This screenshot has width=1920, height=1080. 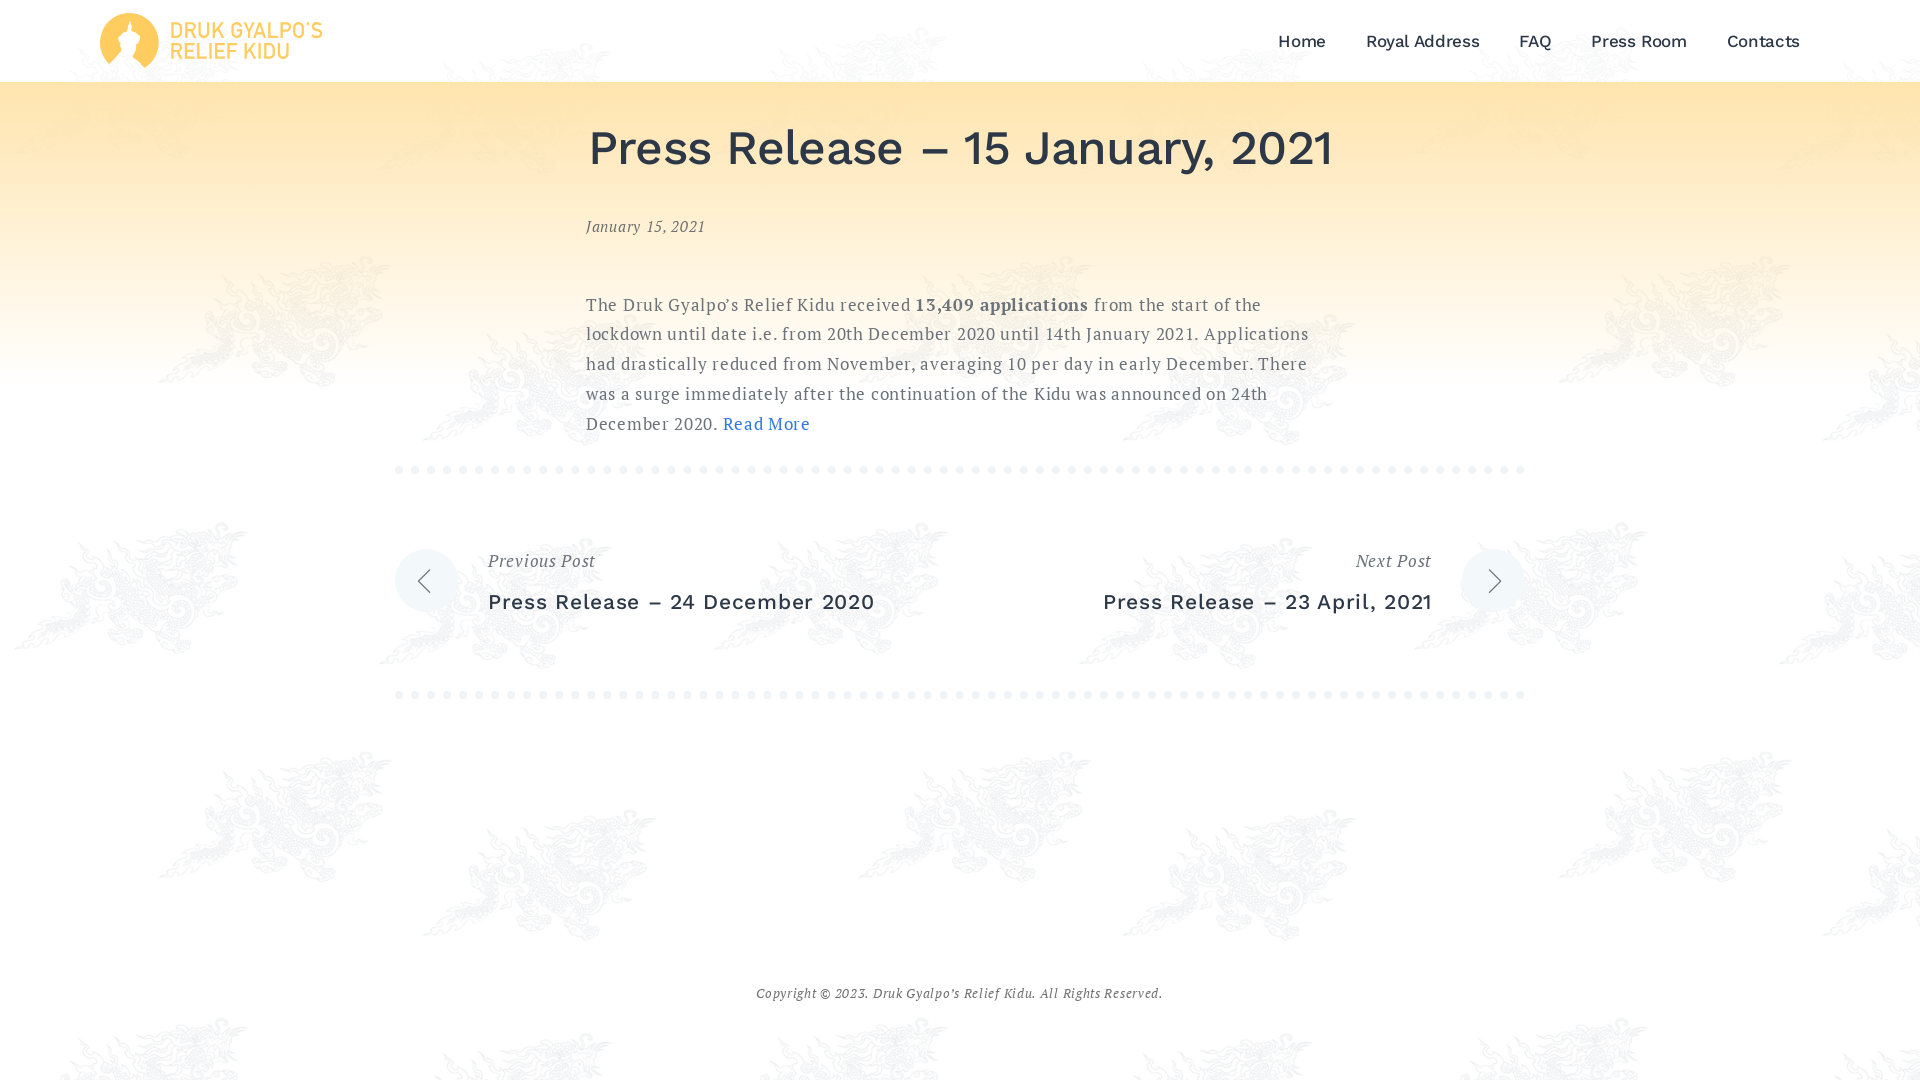 I want to click on 'Contacts', so click(x=1763, y=41).